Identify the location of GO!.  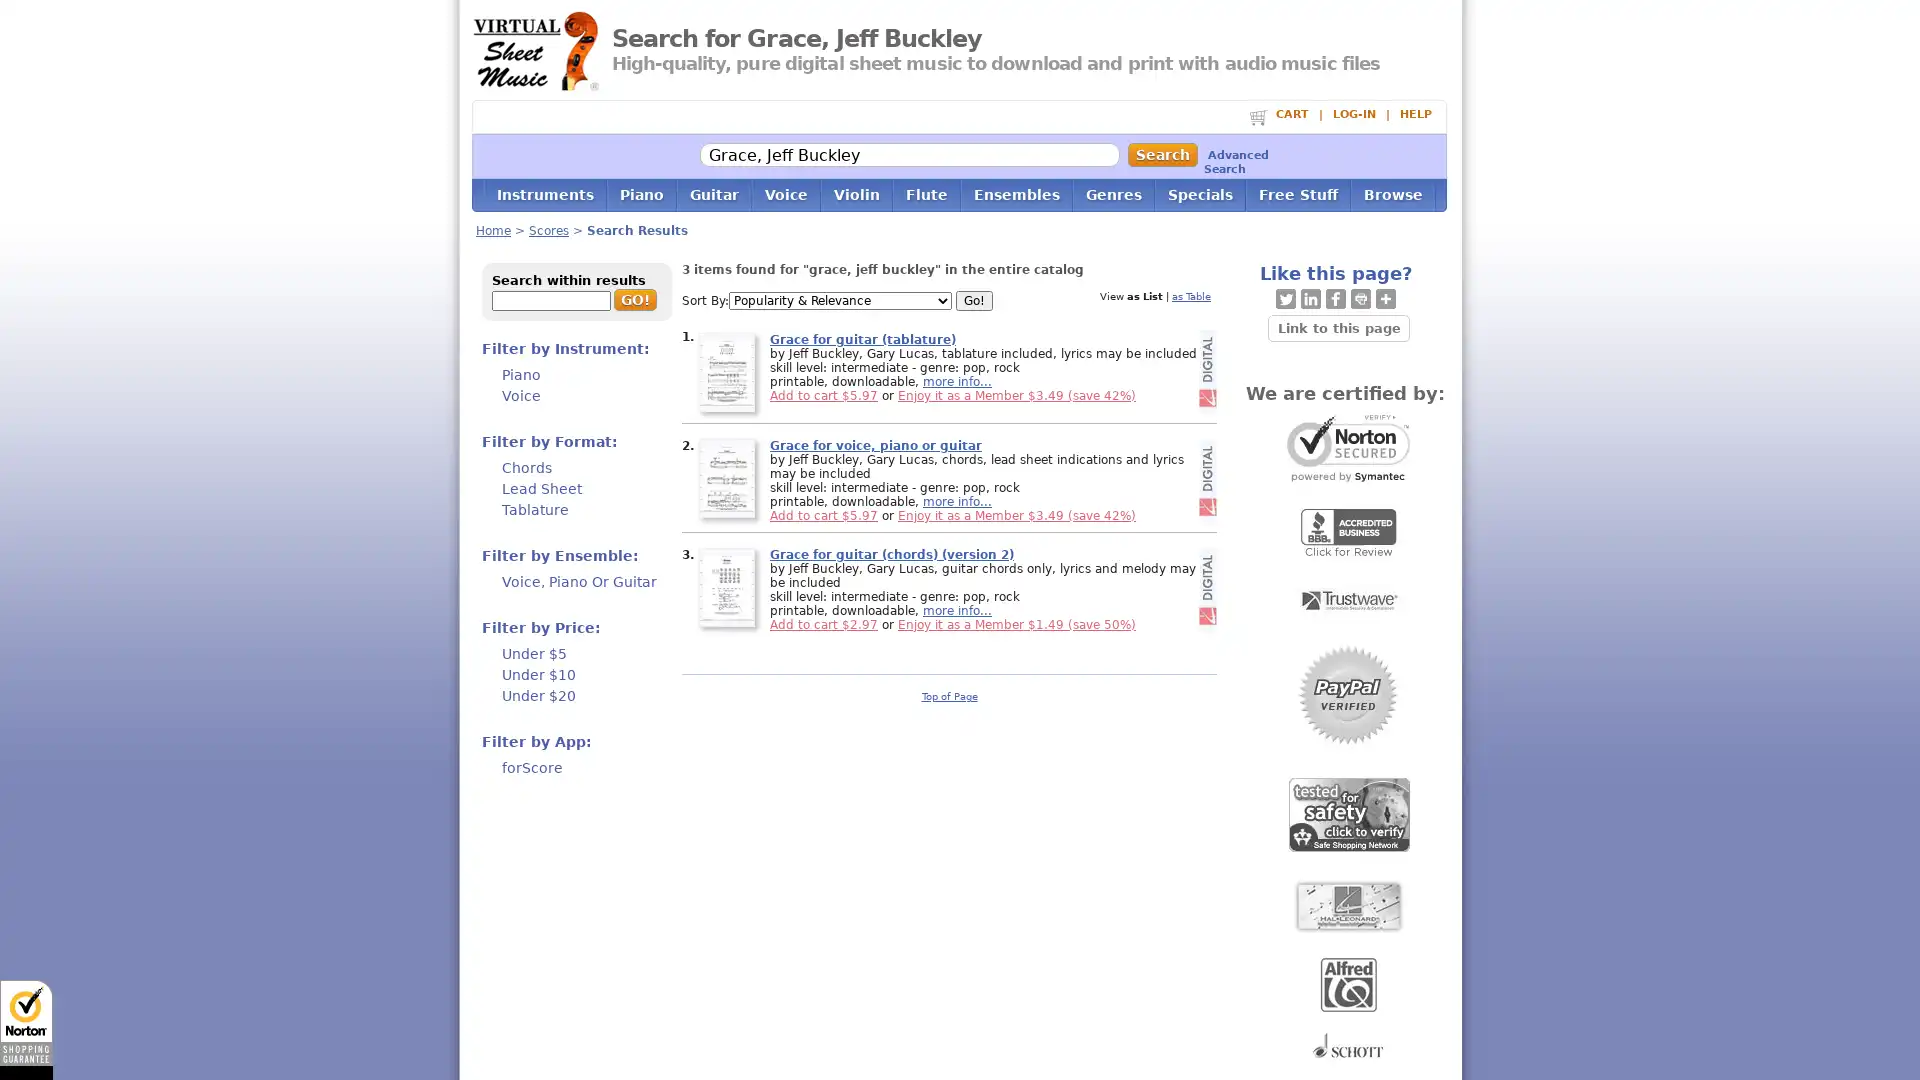
(634, 300).